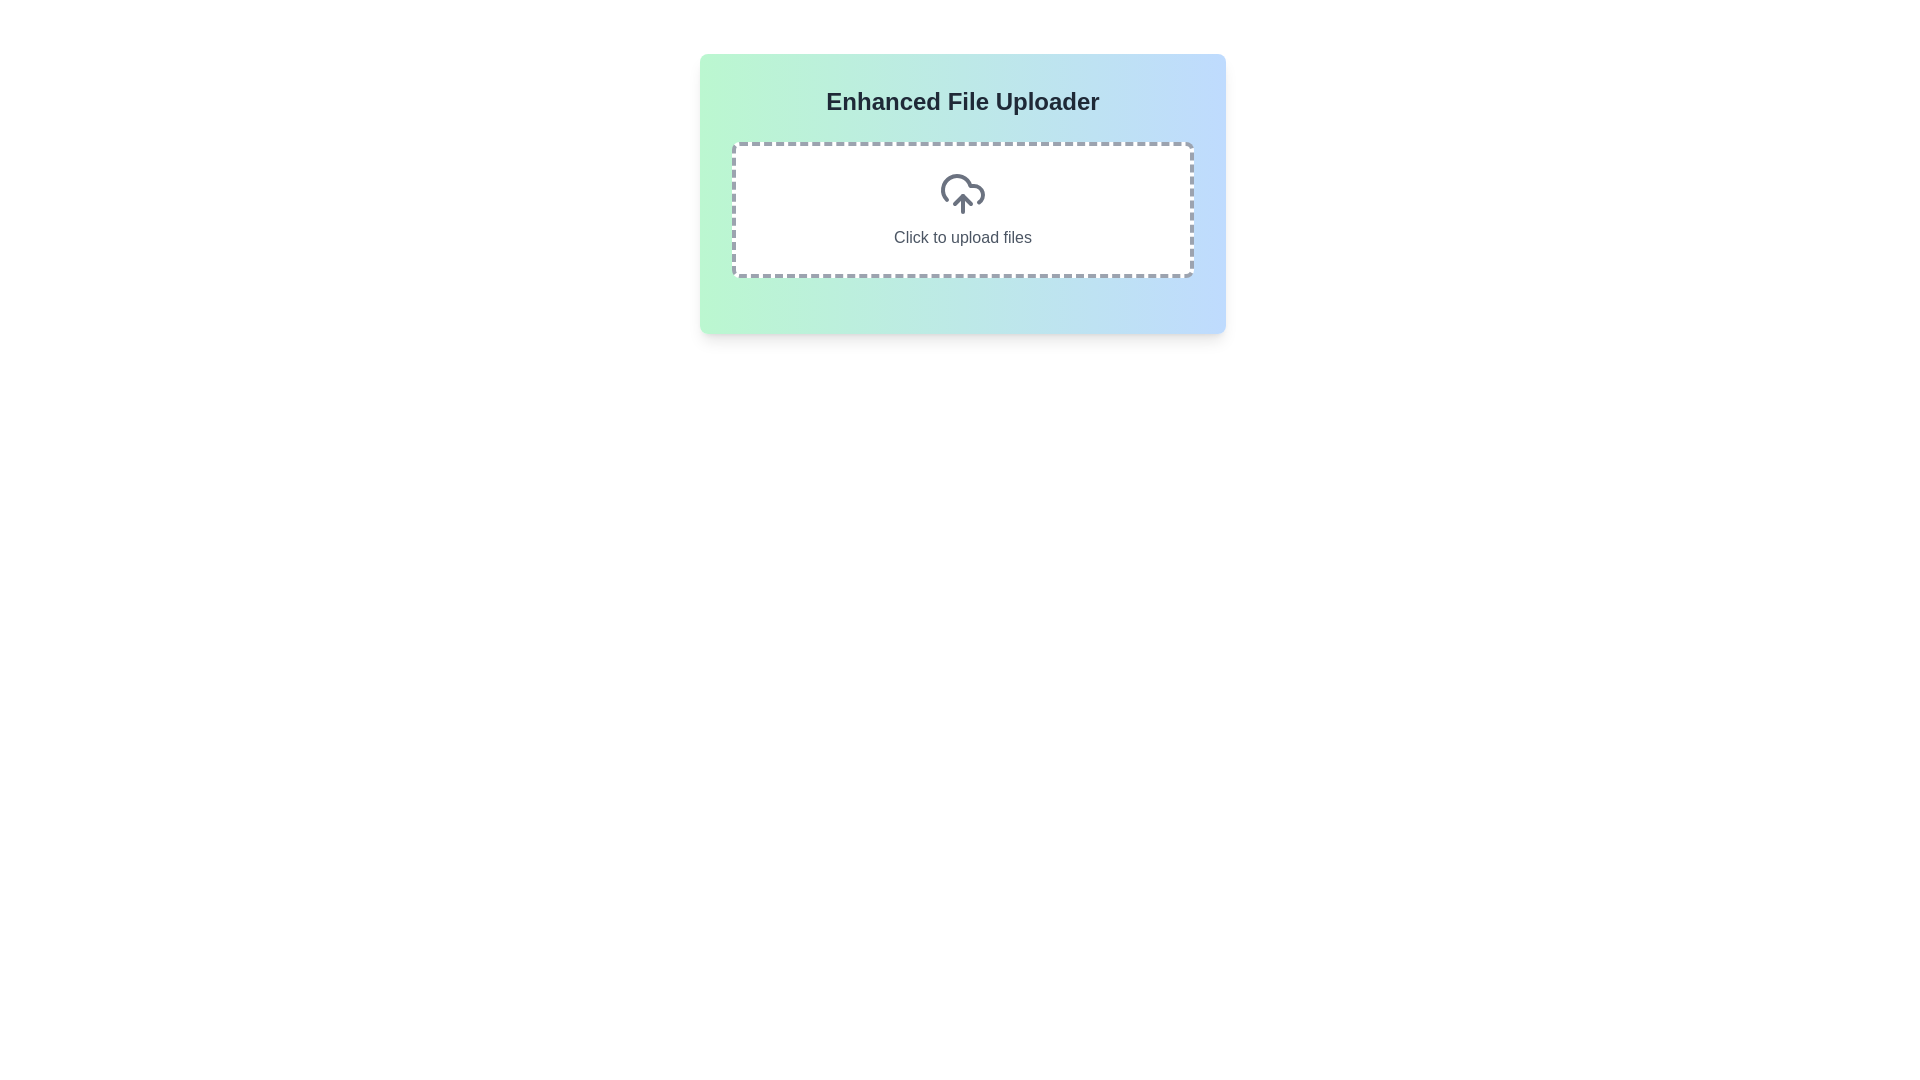 This screenshot has height=1080, width=1920. What do you see at coordinates (963, 237) in the screenshot?
I see `the static text label that displays 'Click to upload files', which is located in a dashed-bordered box with rounded corners, positioned centrally within the interface` at bounding box center [963, 237].